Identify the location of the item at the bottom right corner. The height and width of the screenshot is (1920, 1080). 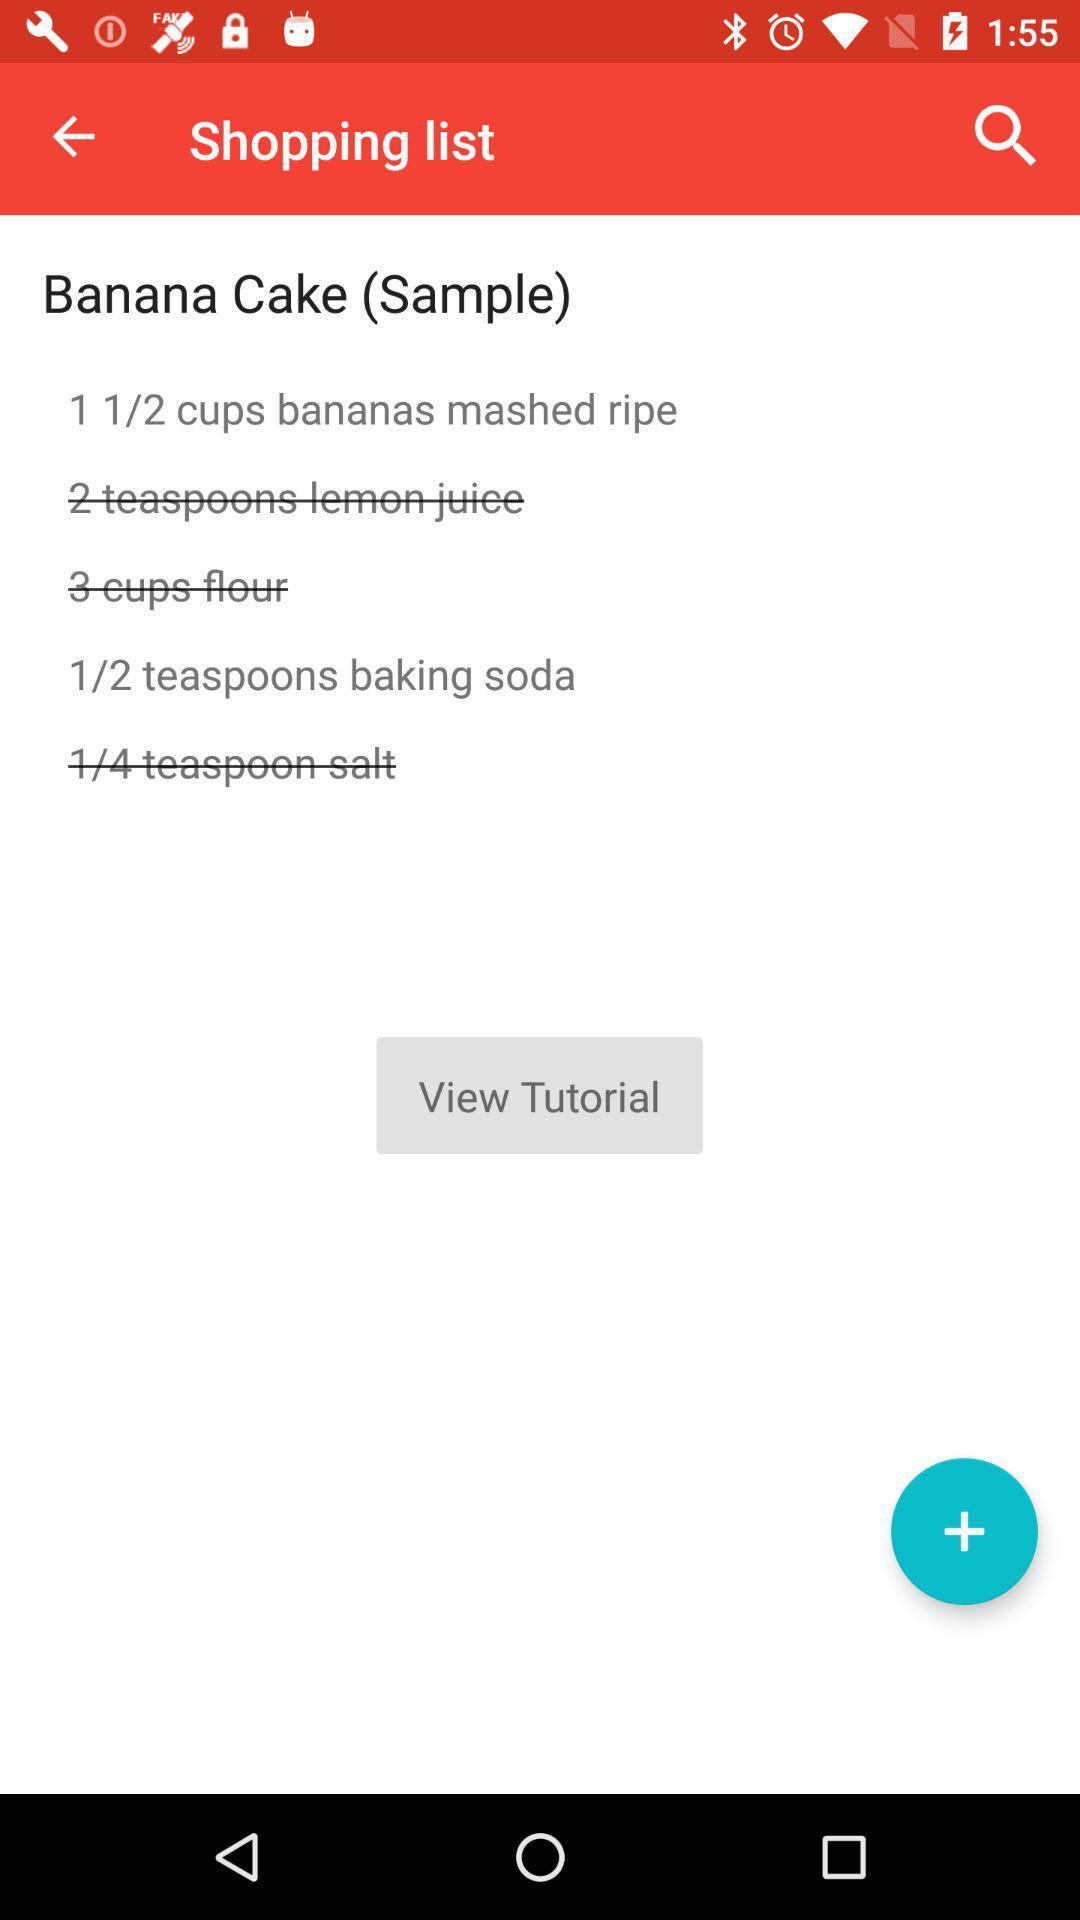
(963, 1530).